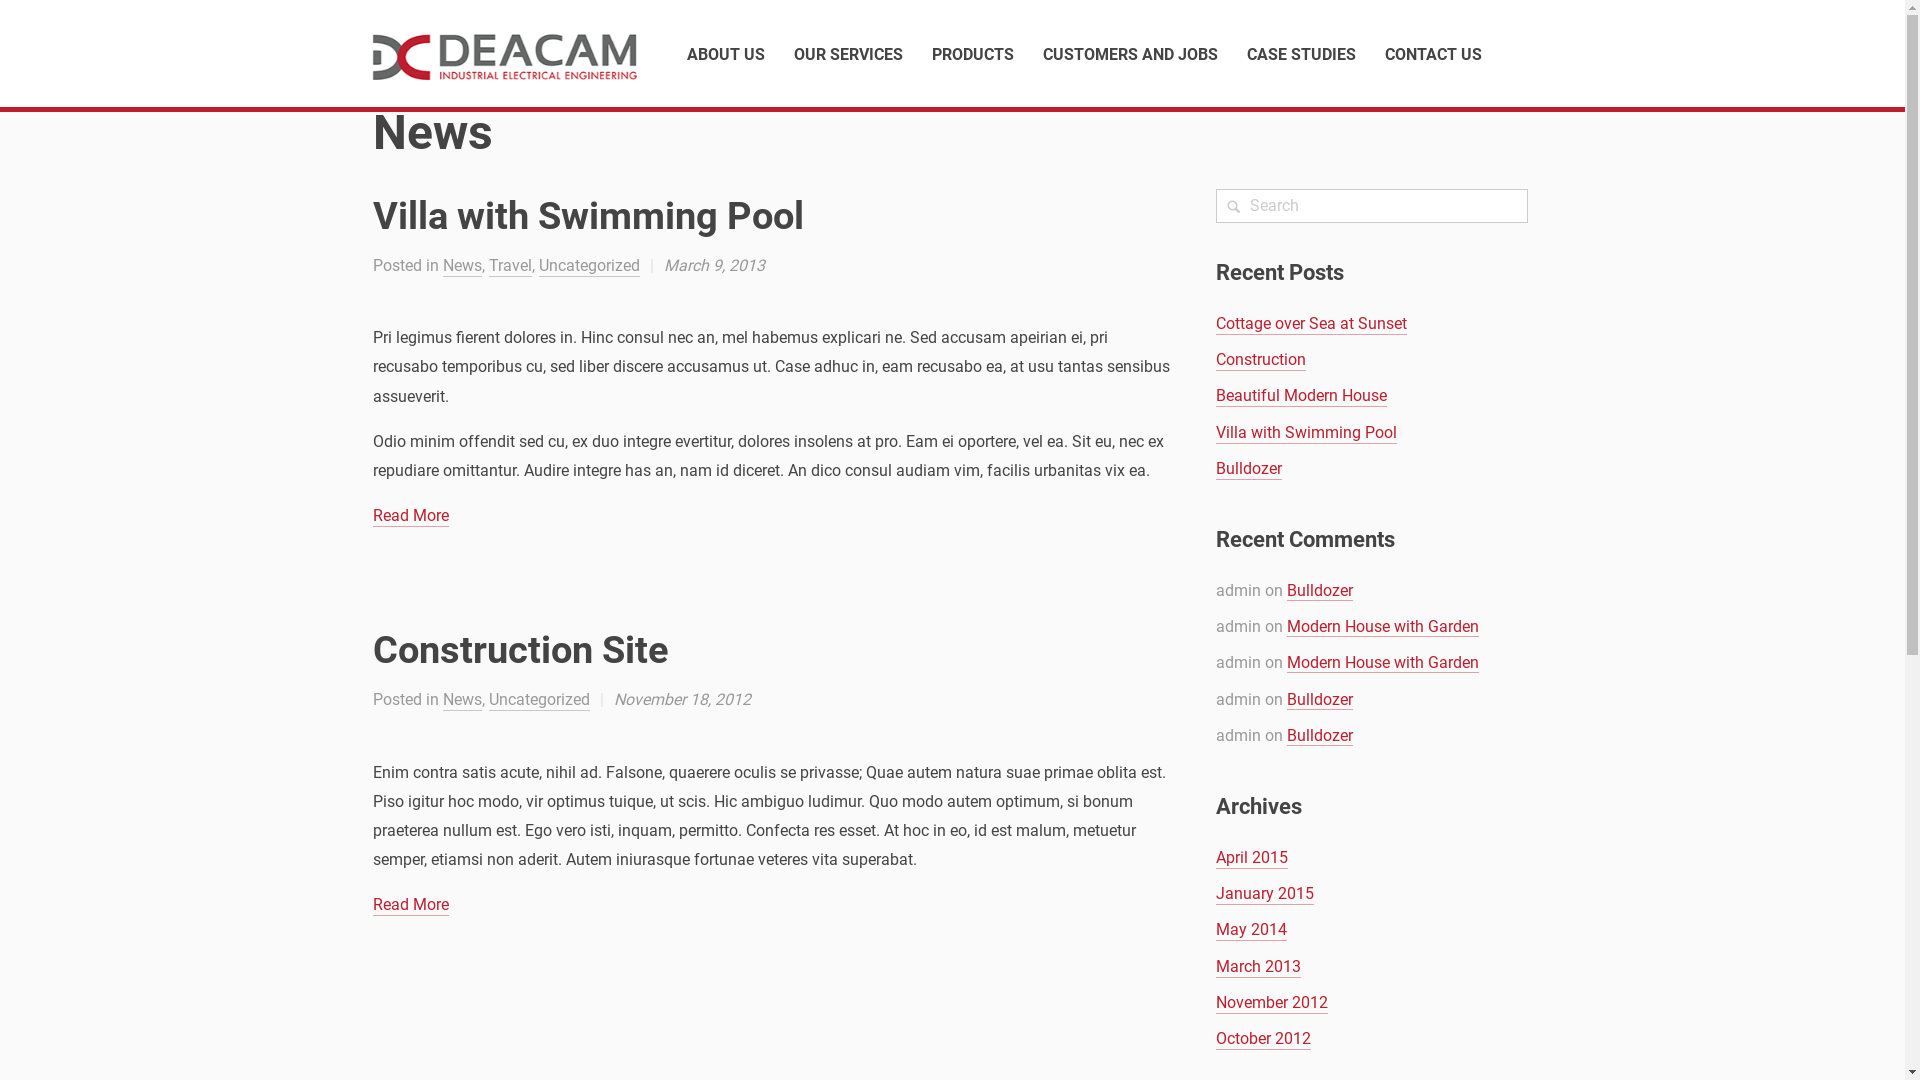 This screenshot has height=1080, width=1920. I want to click on 'January 2015', so click(1214, 893).